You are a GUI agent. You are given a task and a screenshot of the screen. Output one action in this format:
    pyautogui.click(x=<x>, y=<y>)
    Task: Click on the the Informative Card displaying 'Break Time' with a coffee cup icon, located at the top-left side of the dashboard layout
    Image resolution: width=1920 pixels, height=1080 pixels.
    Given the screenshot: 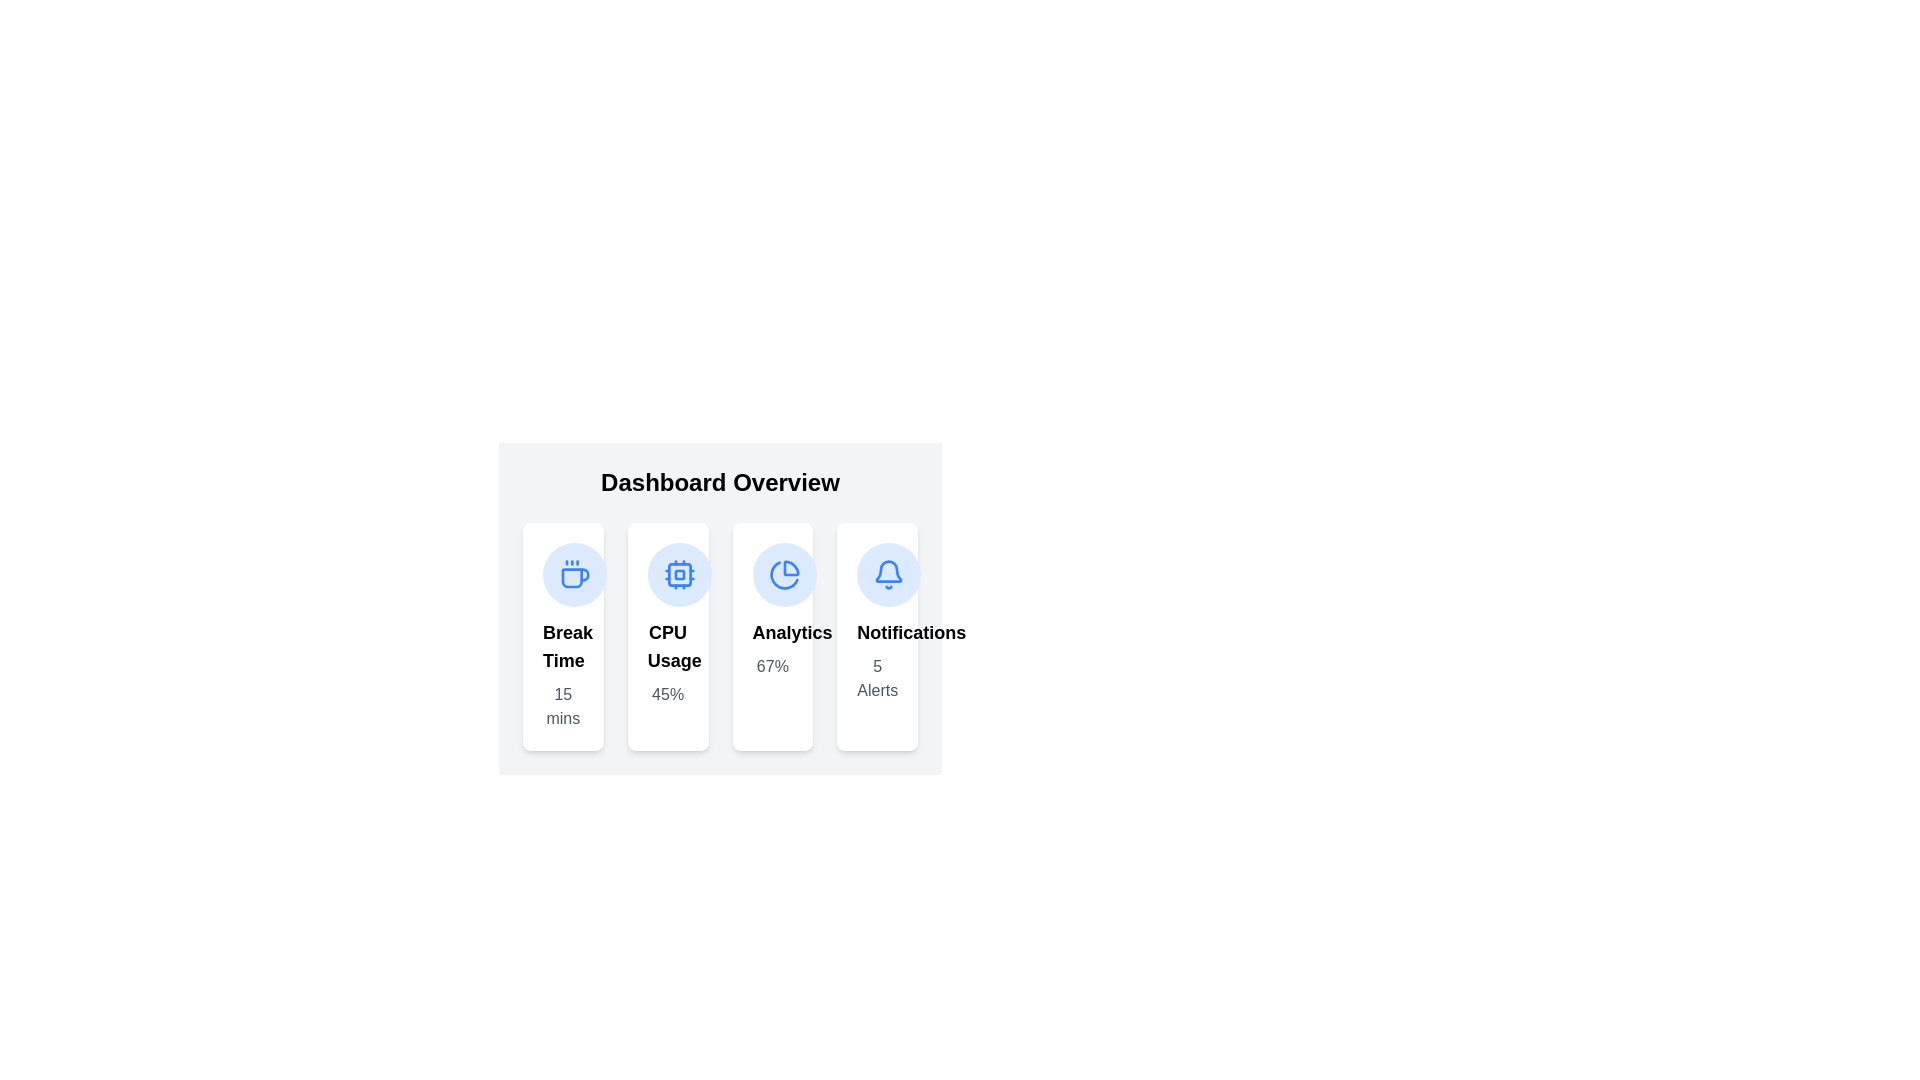 What is the action you would take?
    pyautogui.click(x=562, y=636)
    